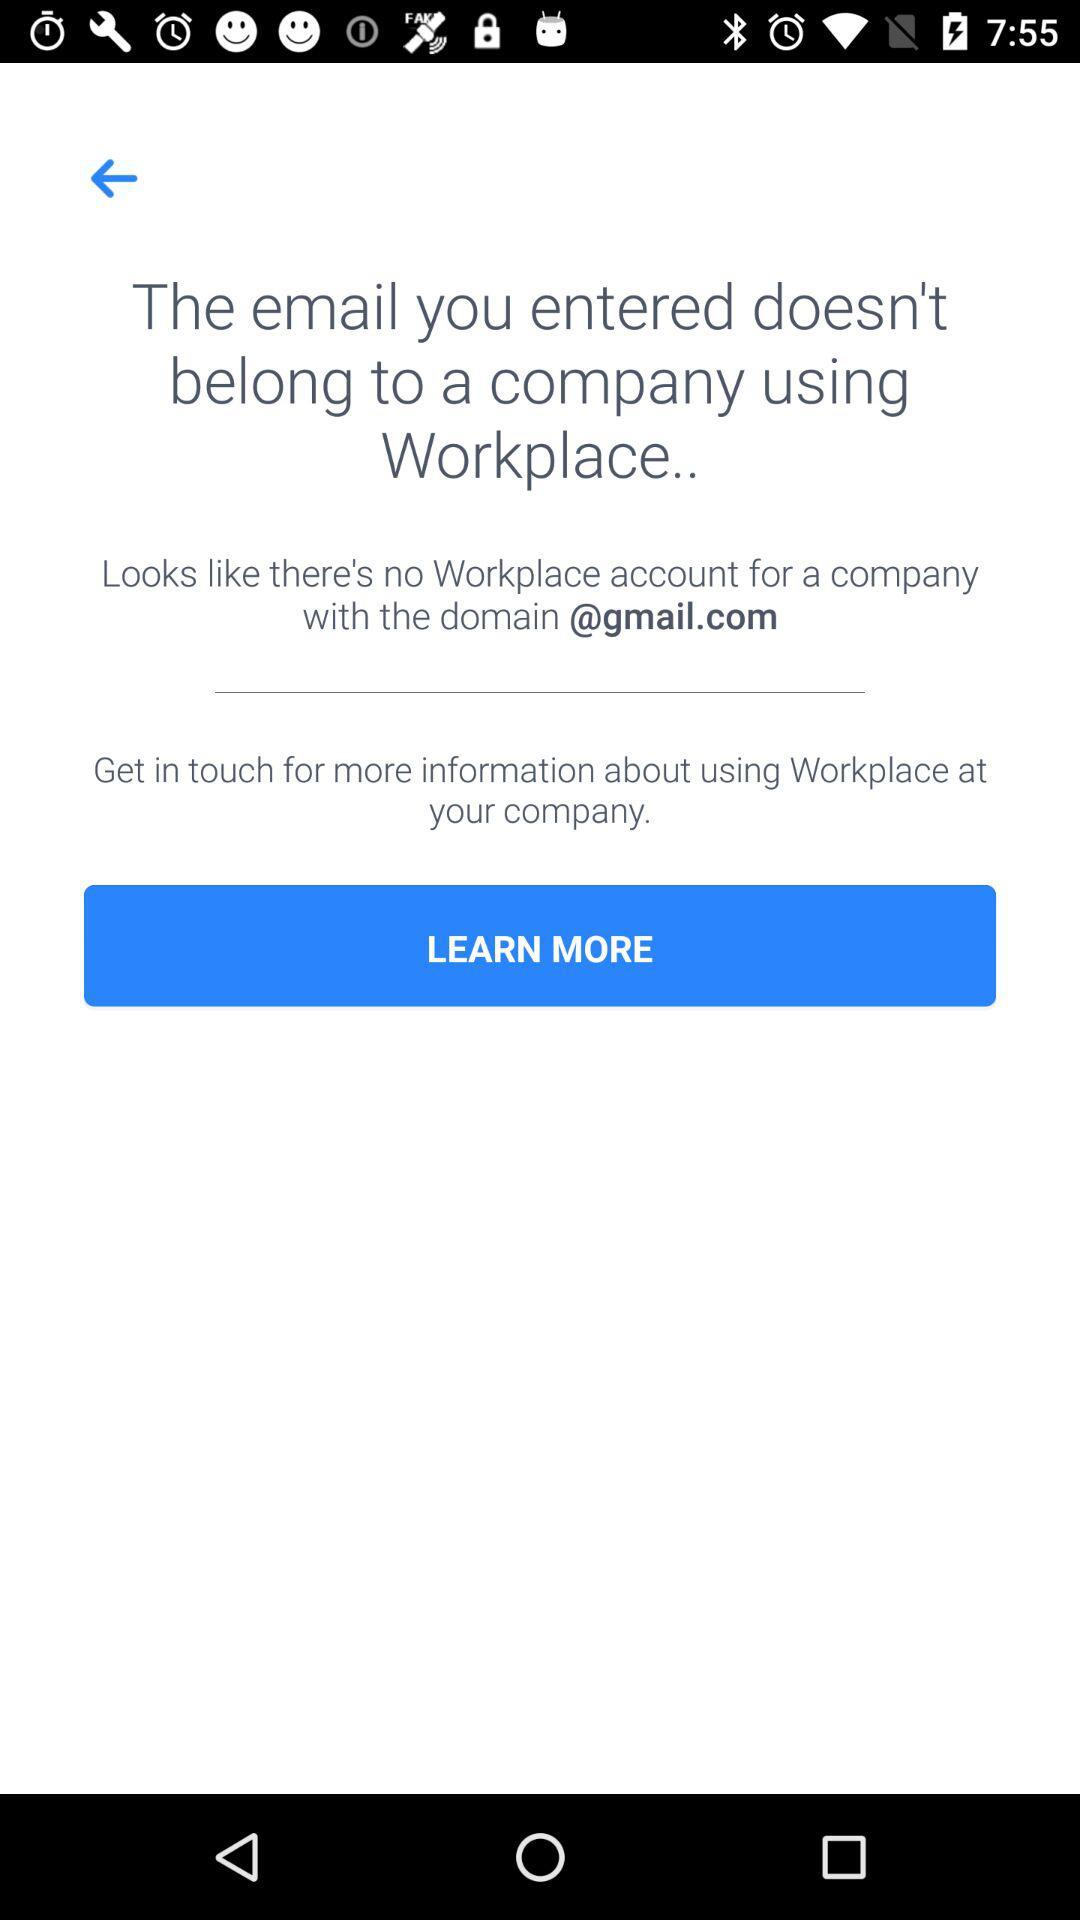 This screenshot has height=1920, width=1080. I want to click on item below the get in touch, so click(540, 947).